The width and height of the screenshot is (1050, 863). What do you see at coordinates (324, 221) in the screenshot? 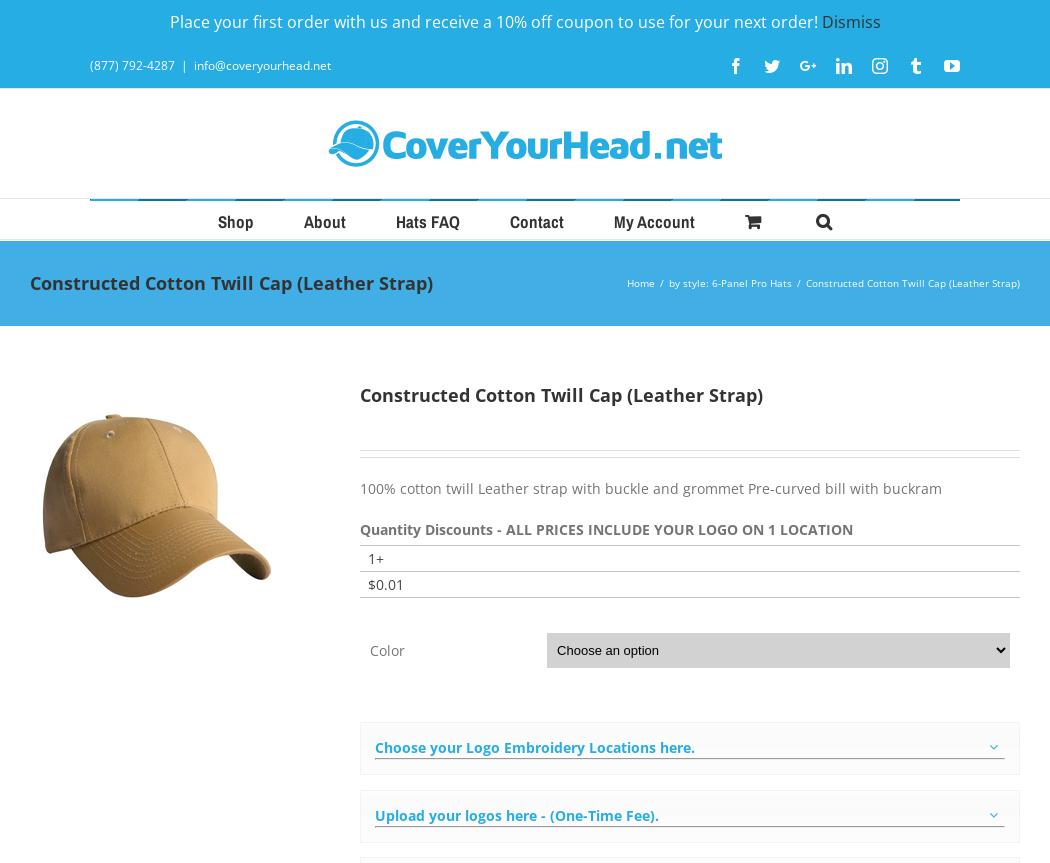
I see `'About'` at bounding box center [324, 221].